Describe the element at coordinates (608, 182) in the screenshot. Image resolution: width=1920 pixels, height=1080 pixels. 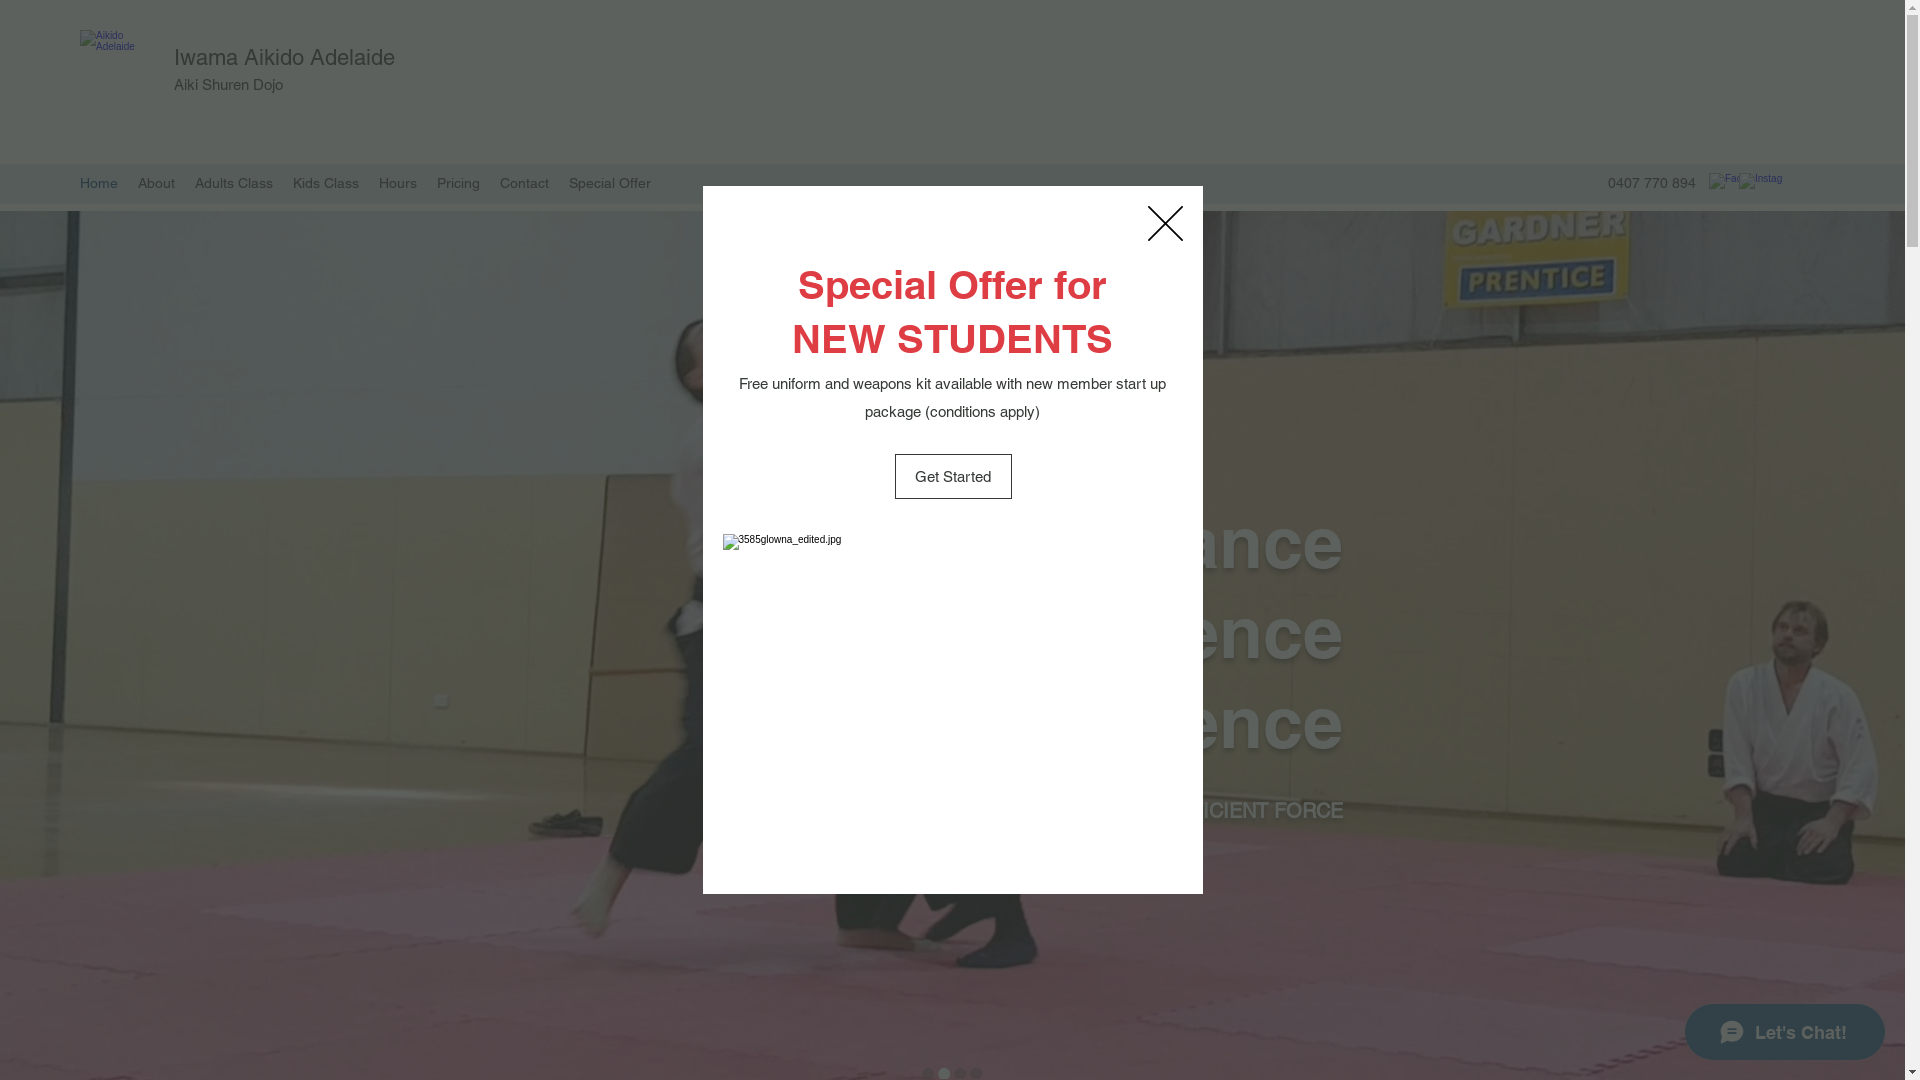
I see `'Special Offer'` at that location.